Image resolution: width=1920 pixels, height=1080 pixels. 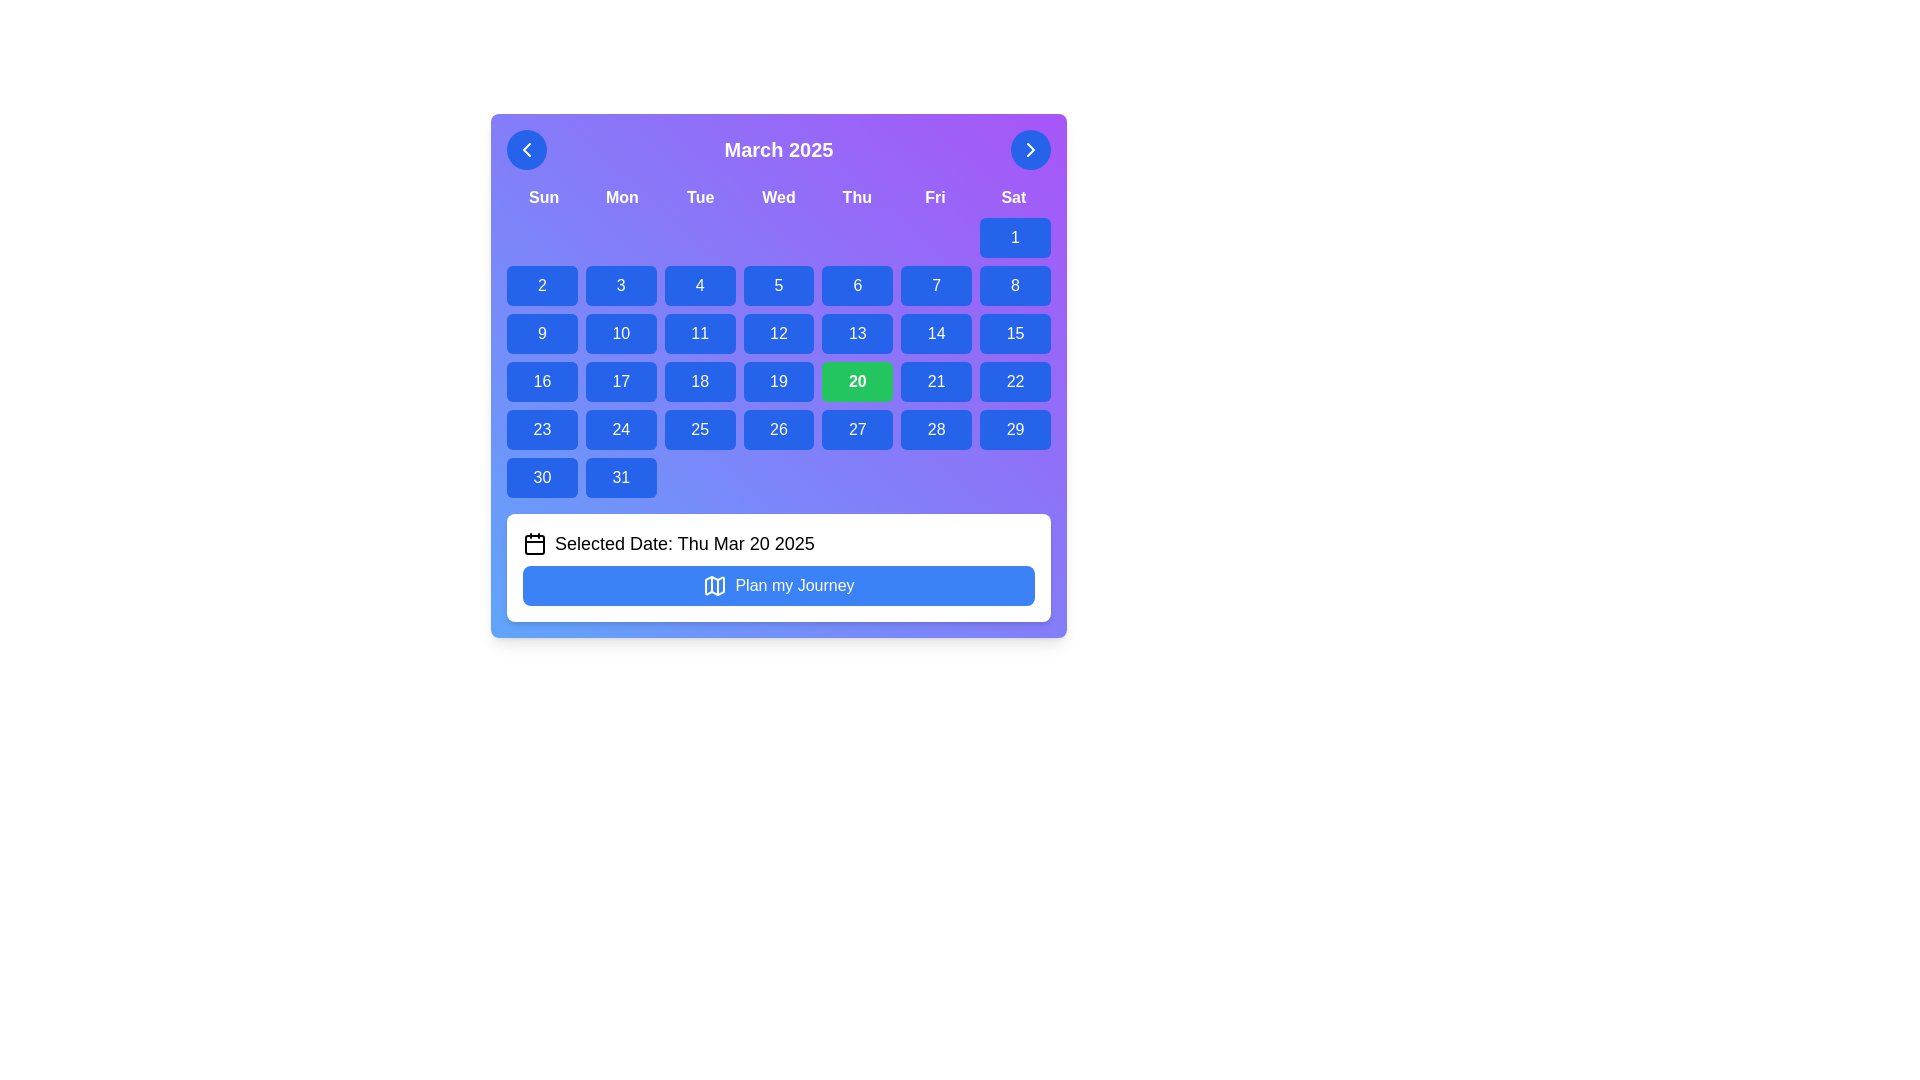 What do you see at coordinates (777, 585) in the screenshot?
I see `the blue rectangular button labeled 'Plan my Journey' with a map icon to change its appearance due to hover effects` at bounding box center [777, 585].